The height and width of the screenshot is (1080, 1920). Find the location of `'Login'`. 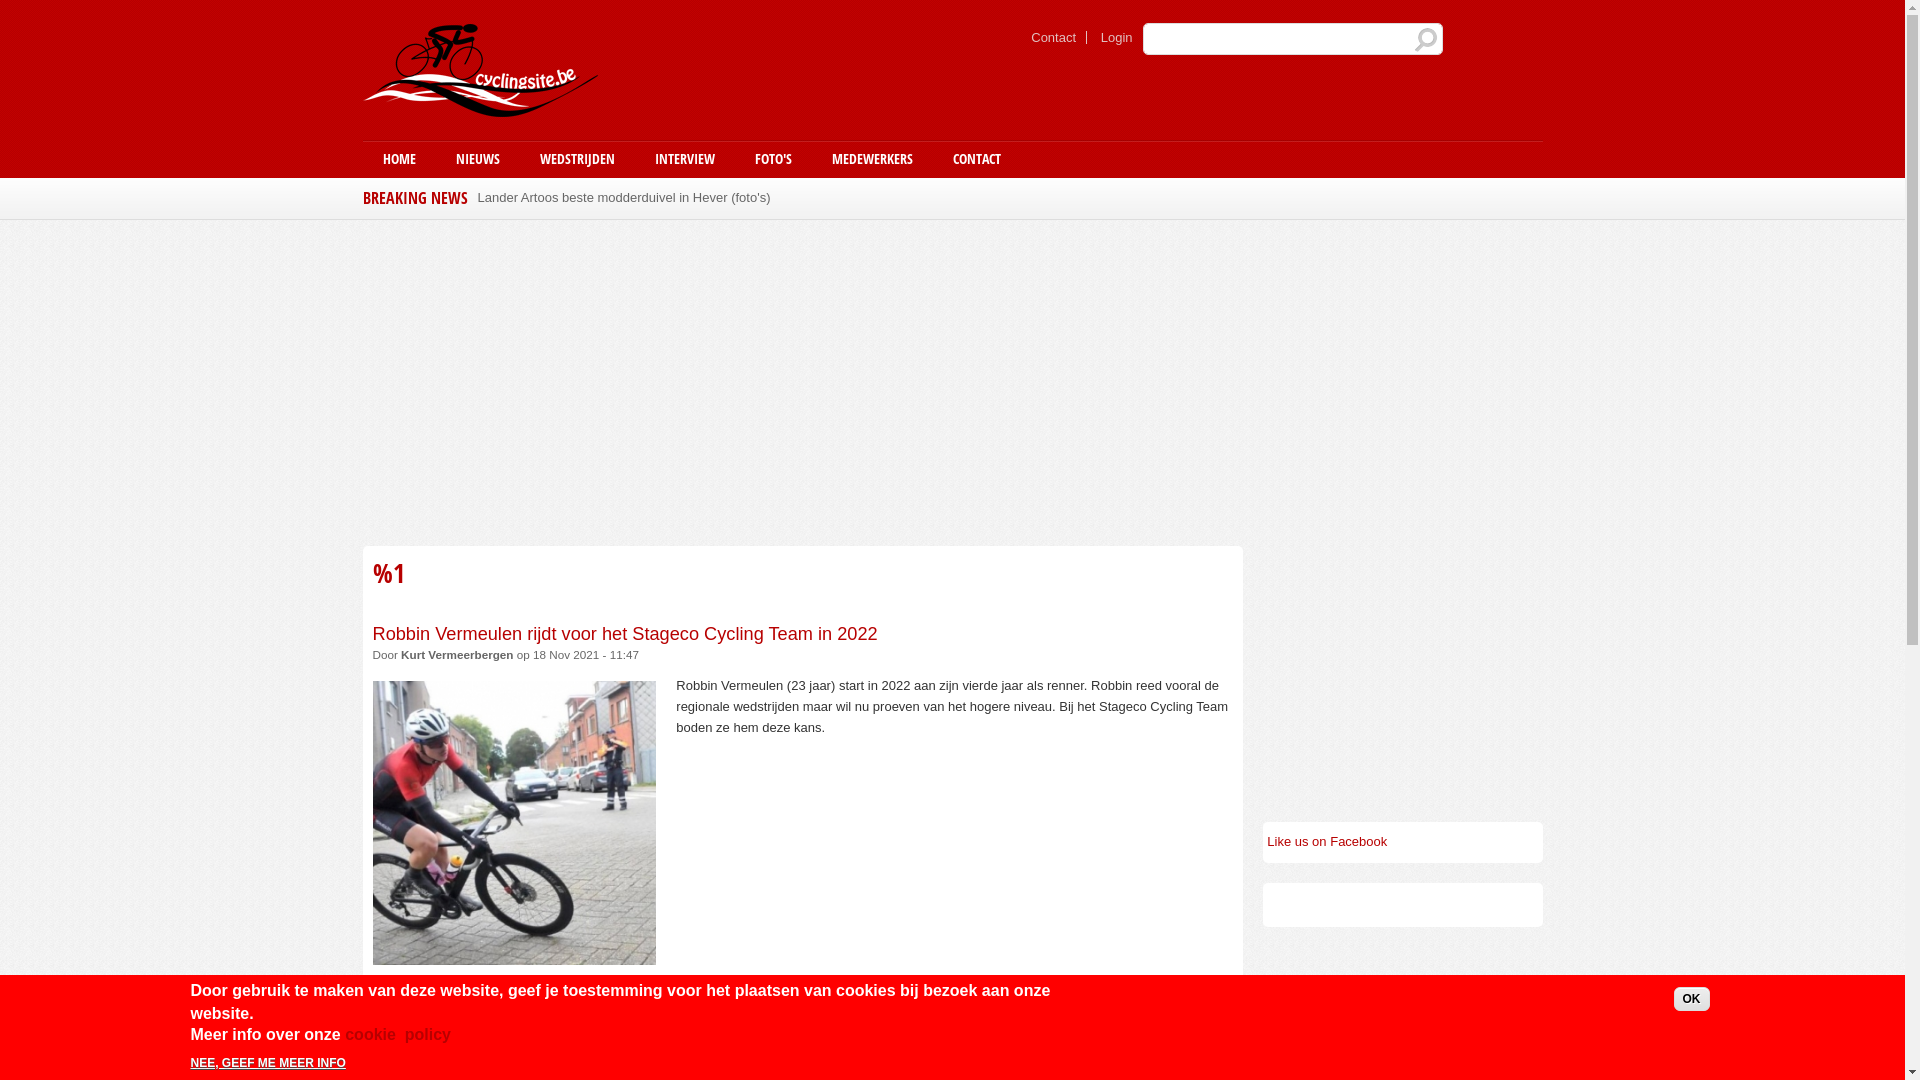

'Login' is located at coordinates (1116, 37).